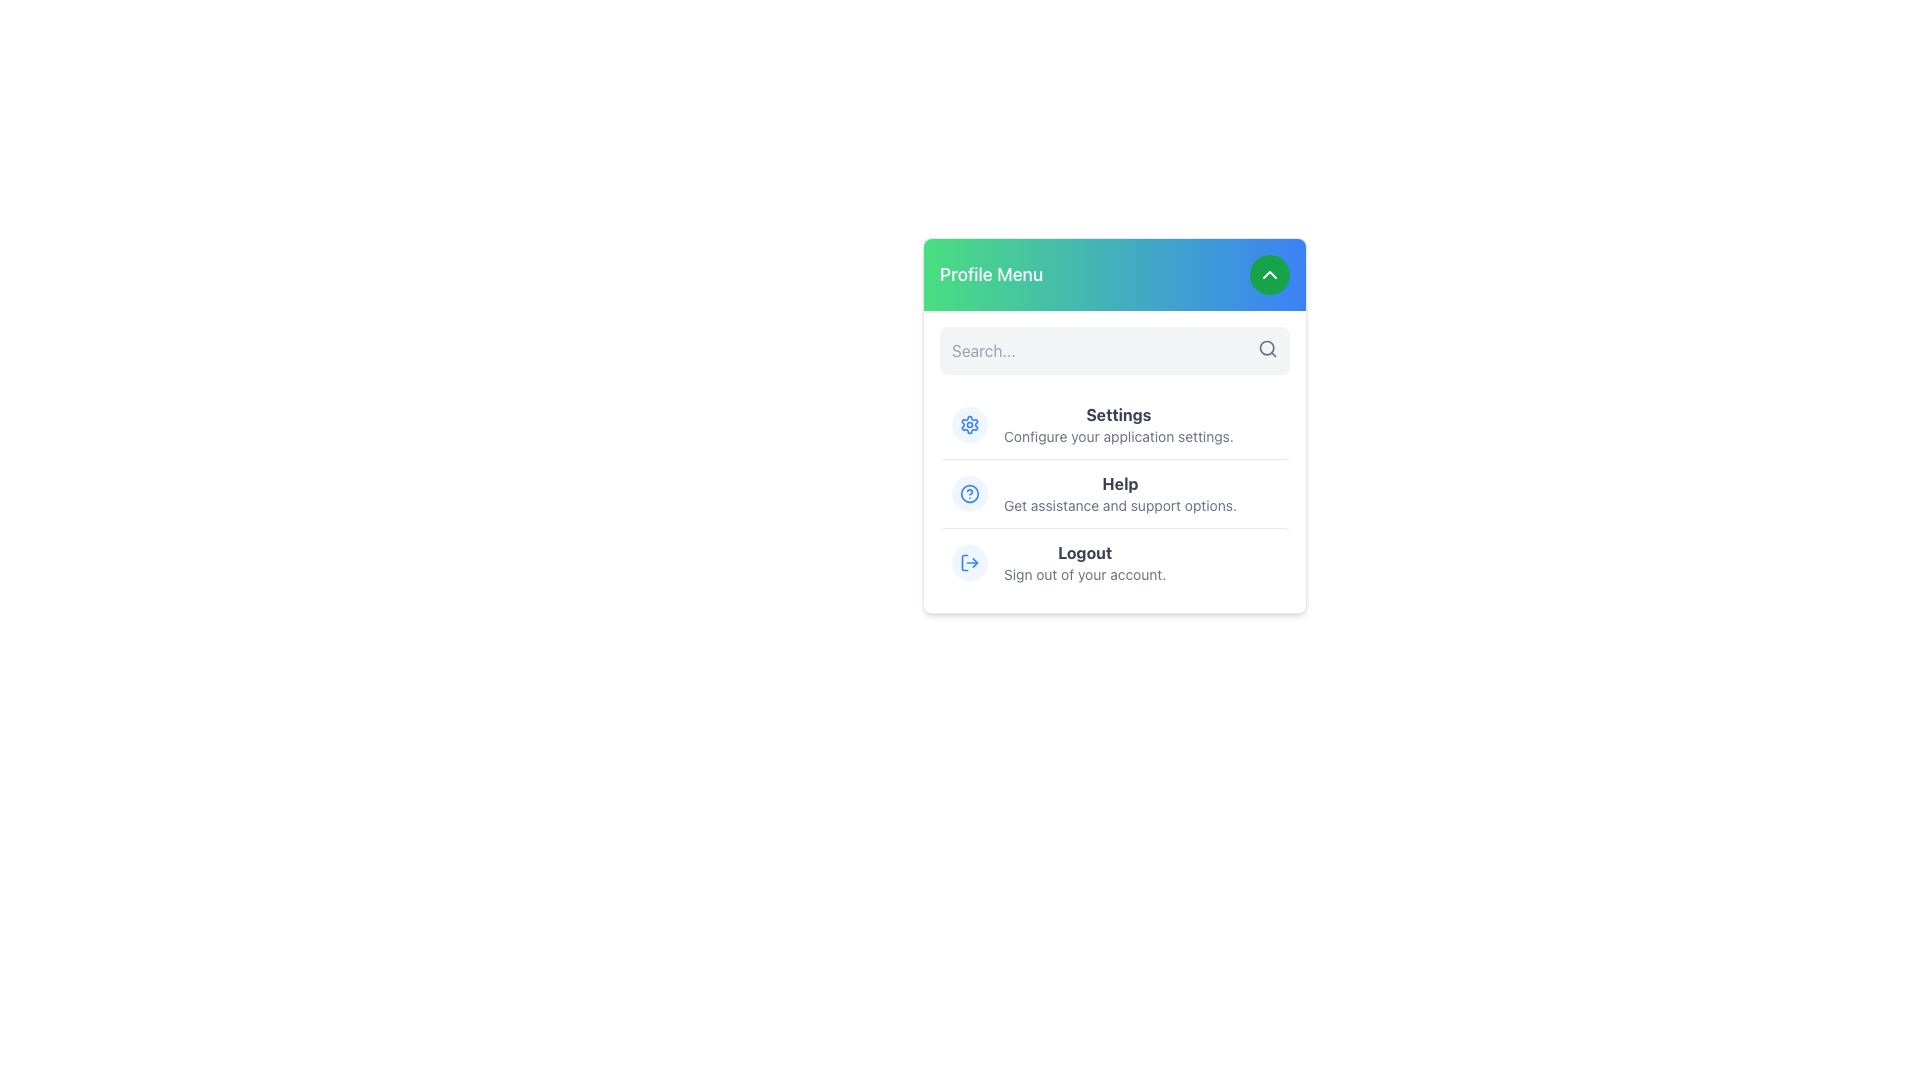 This screenshot has width=1920, height=1080. Describe the element at coordinates (1117, 435) in the screenshot. I see `the descriptive label located below the 'Settings' header in the profile menu, which is inside a white rectangular card with a green-blue gradient header` at that location.